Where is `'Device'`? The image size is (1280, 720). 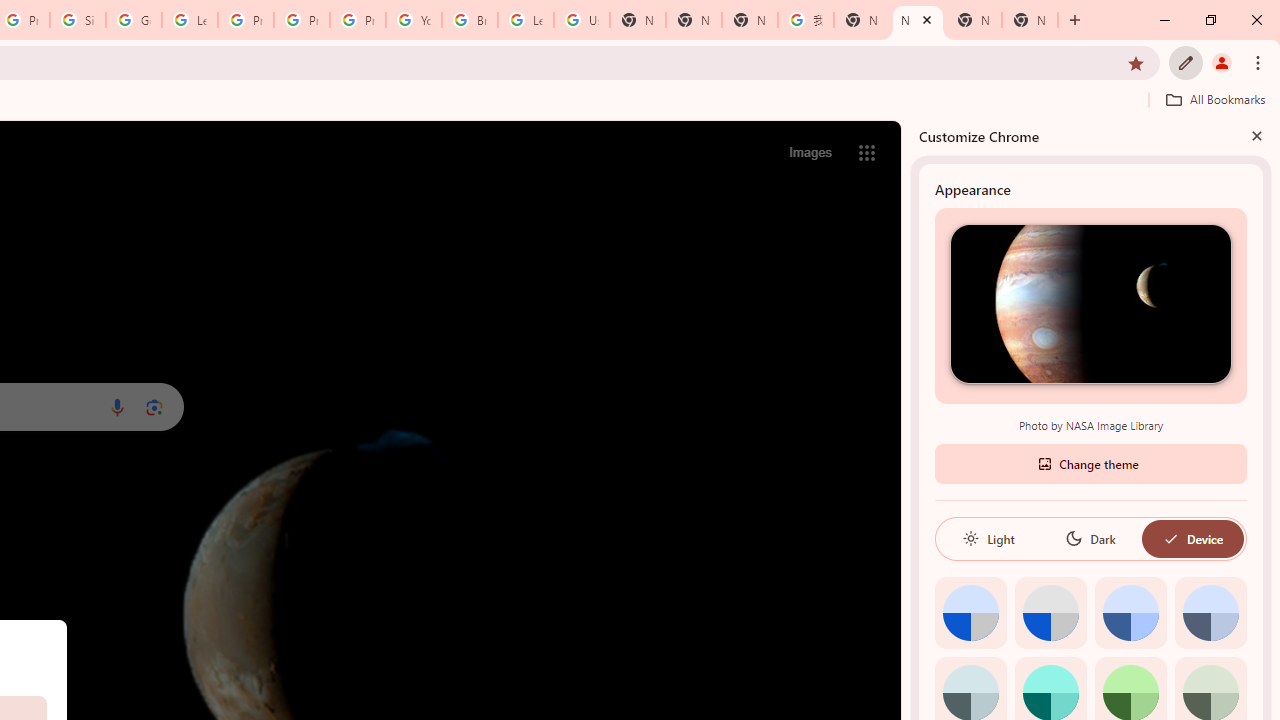 'Device' is located at coordinates (1192, 537).